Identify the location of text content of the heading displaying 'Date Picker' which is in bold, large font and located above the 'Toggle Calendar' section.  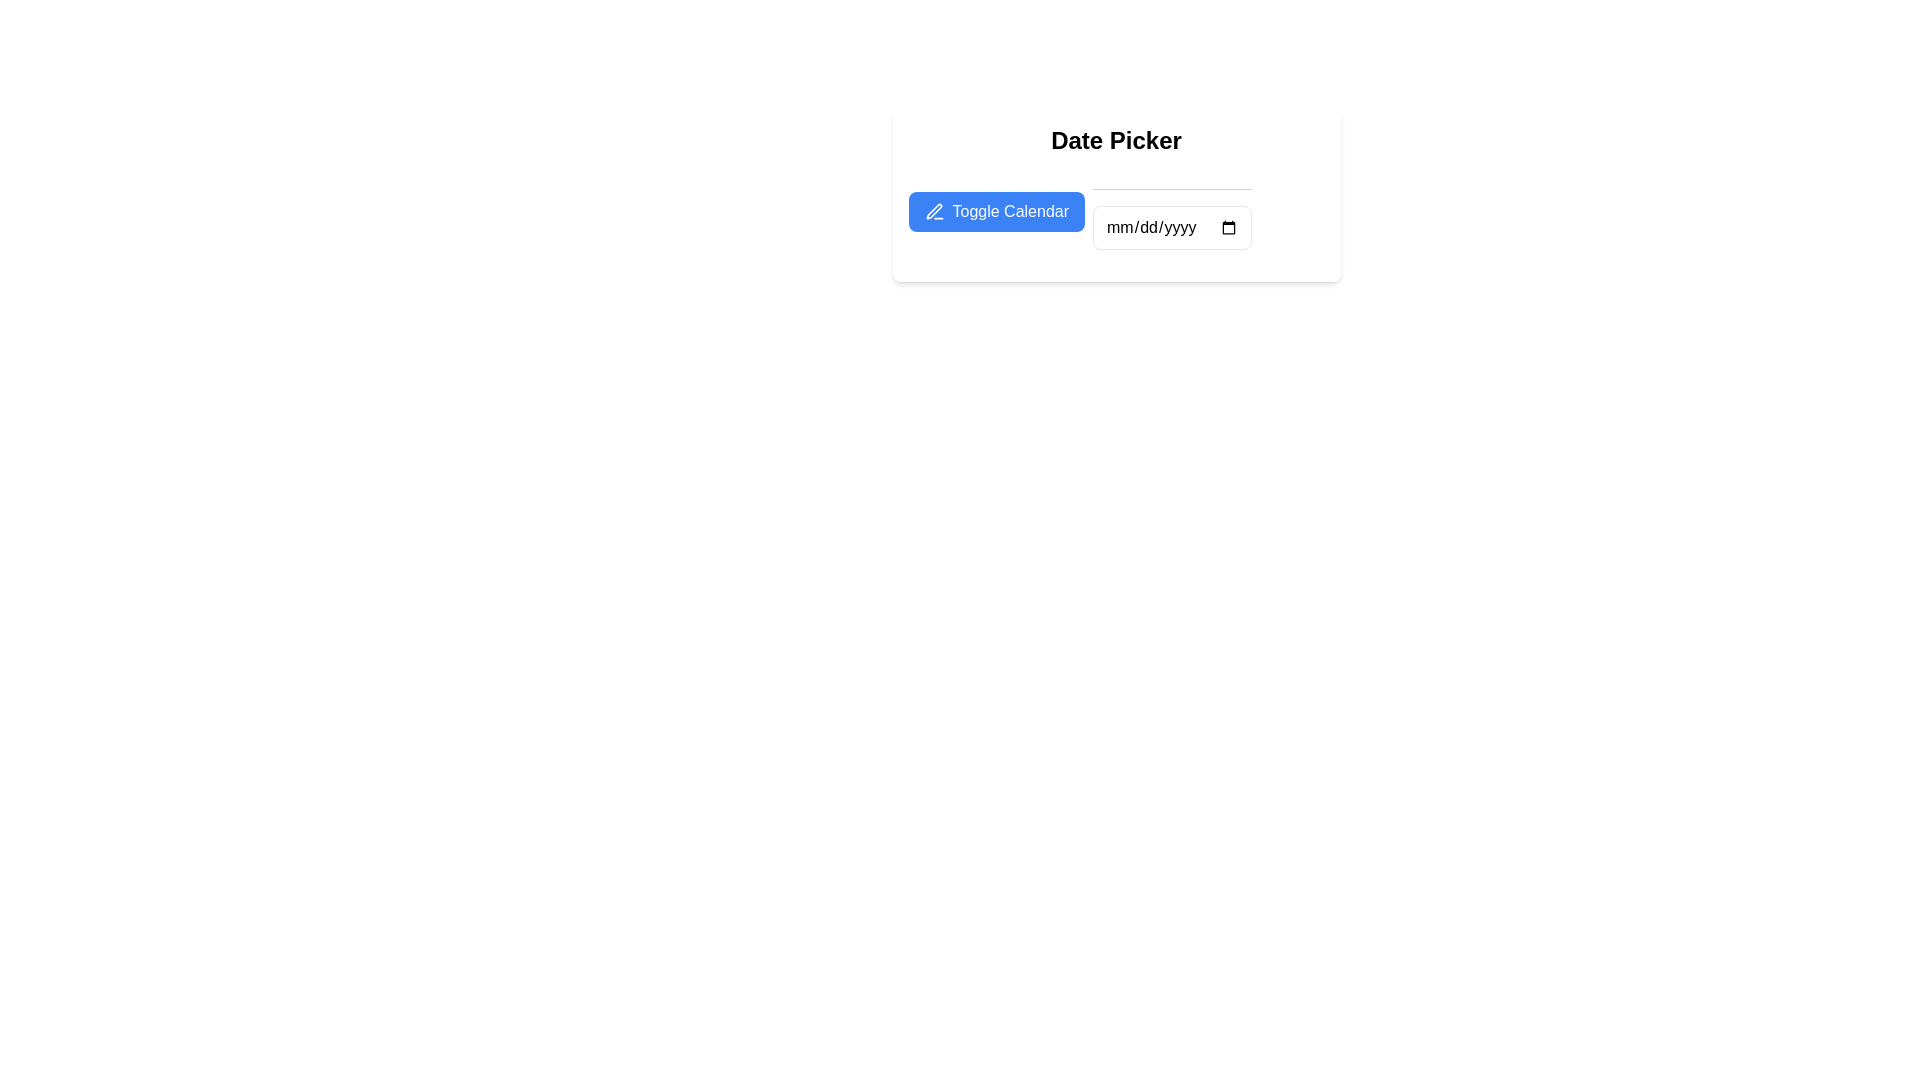
(1115, 140).